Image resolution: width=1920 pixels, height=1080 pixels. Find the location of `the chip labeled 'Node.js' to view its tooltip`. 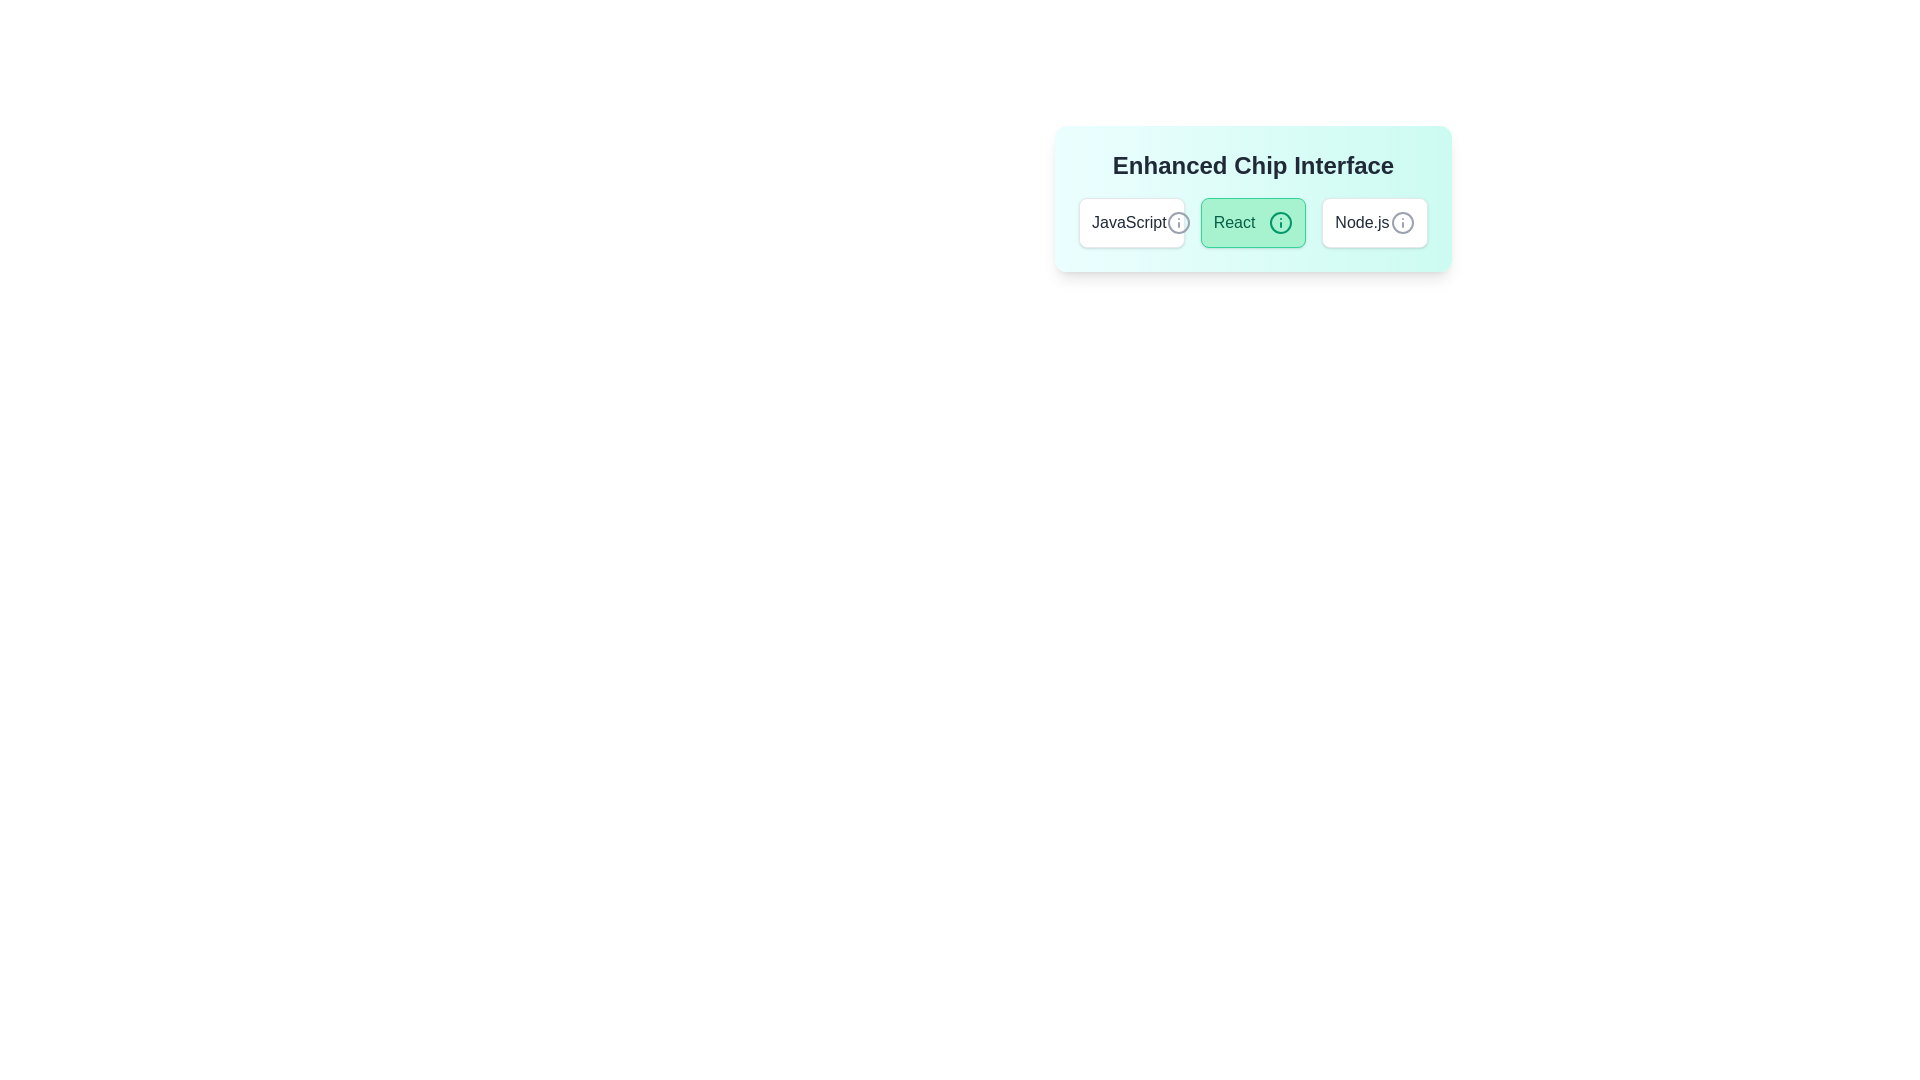

the chip labeled 'Node.js' to view its tooltip is located at coordinates (1374, 223).